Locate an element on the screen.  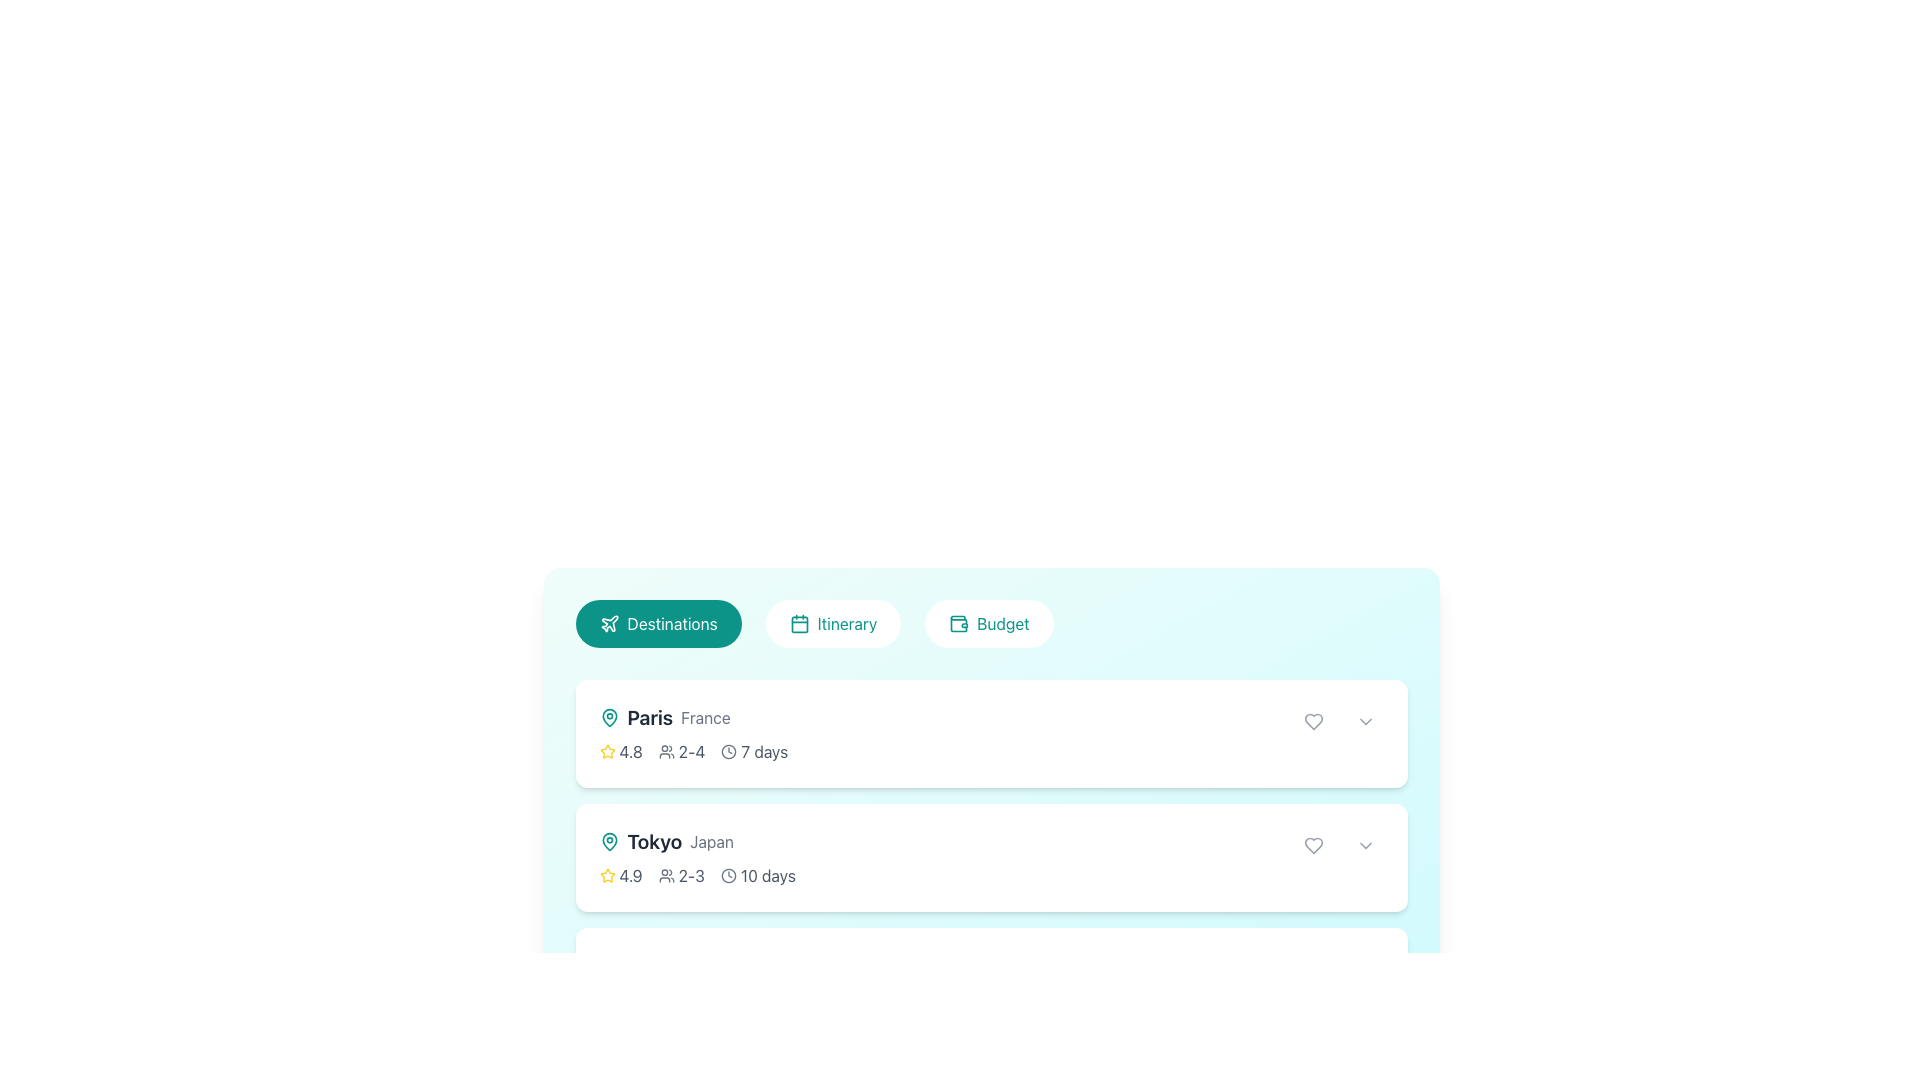
properties of the text label displaying 'Tokyo', which is the second destination item in the list, located between a map pin icon and the text label 'Japan' is located at coordinates (654, 841).